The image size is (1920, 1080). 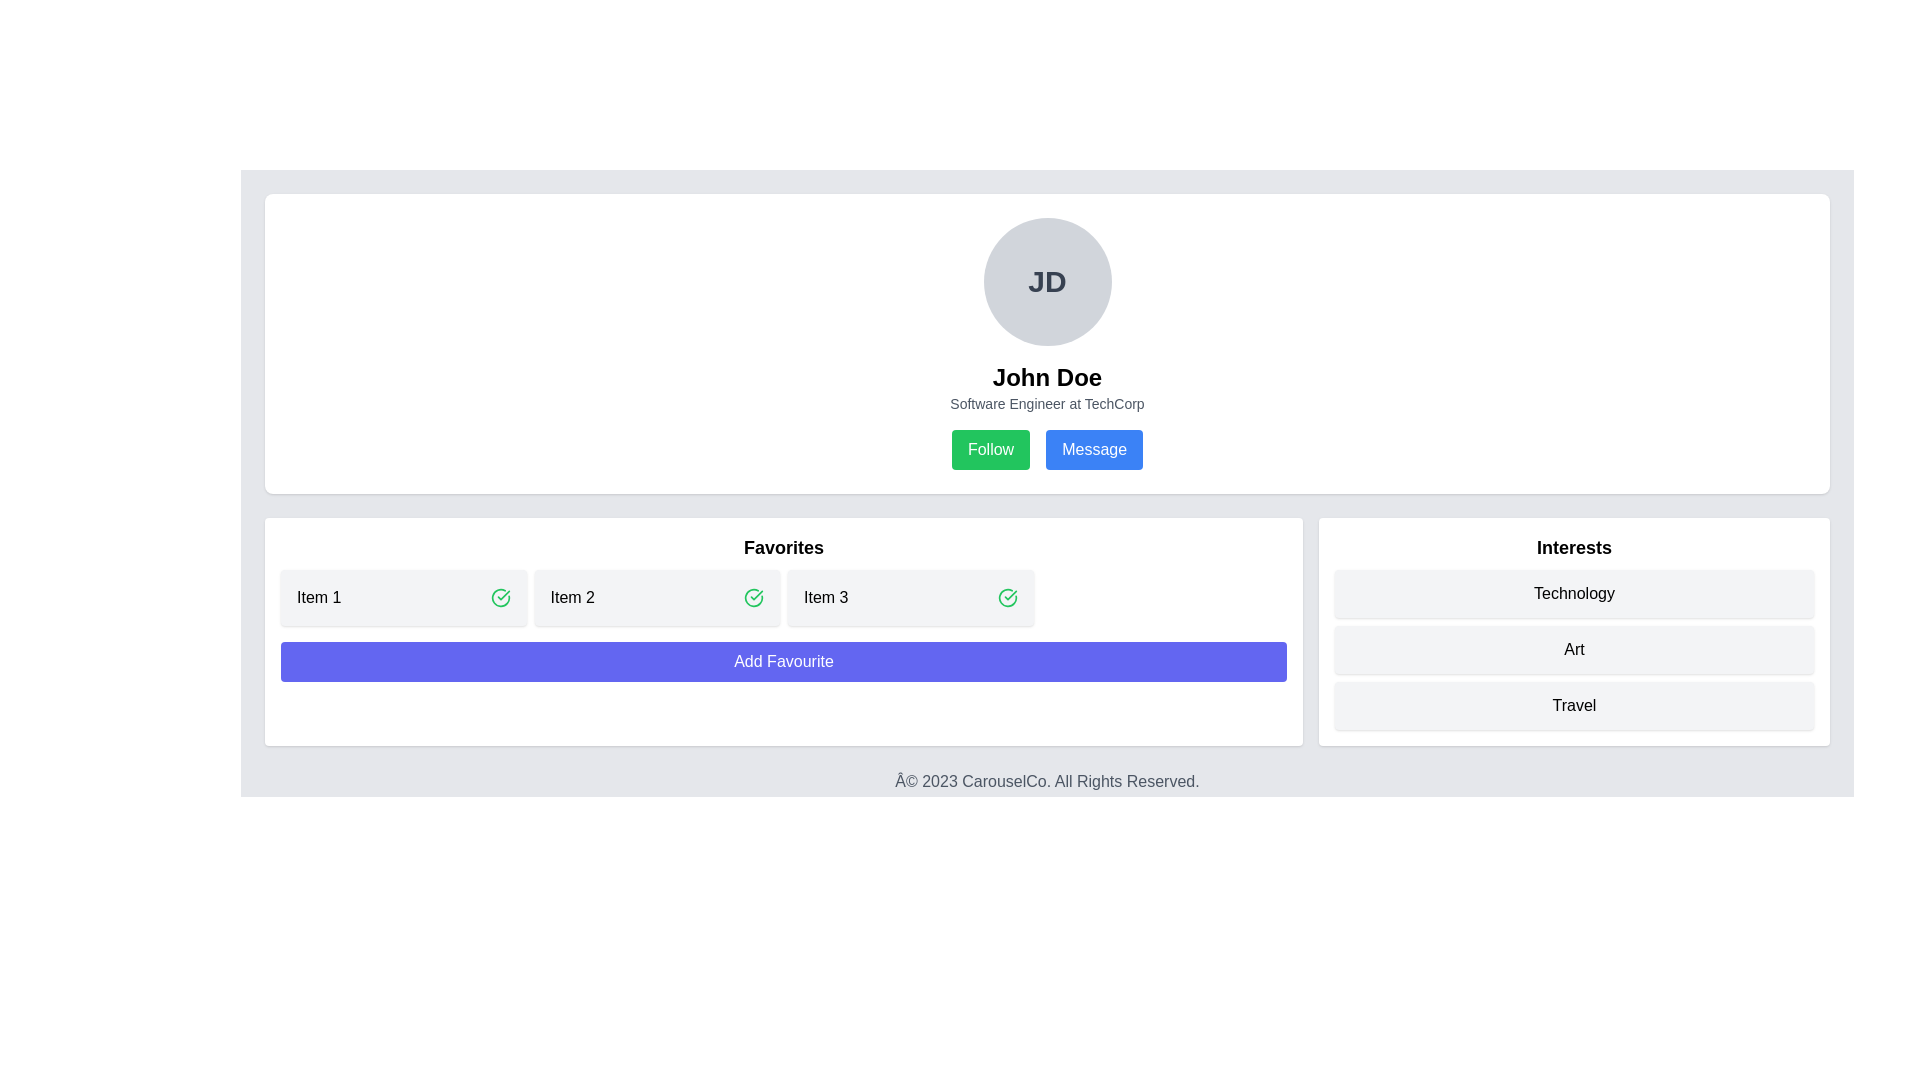 I want to click on the 'Add to Favorites' button located below 'Item 1', 'Item 2', and 'Item 3' in the 'Favorites' section, so click(x=782, y=662).